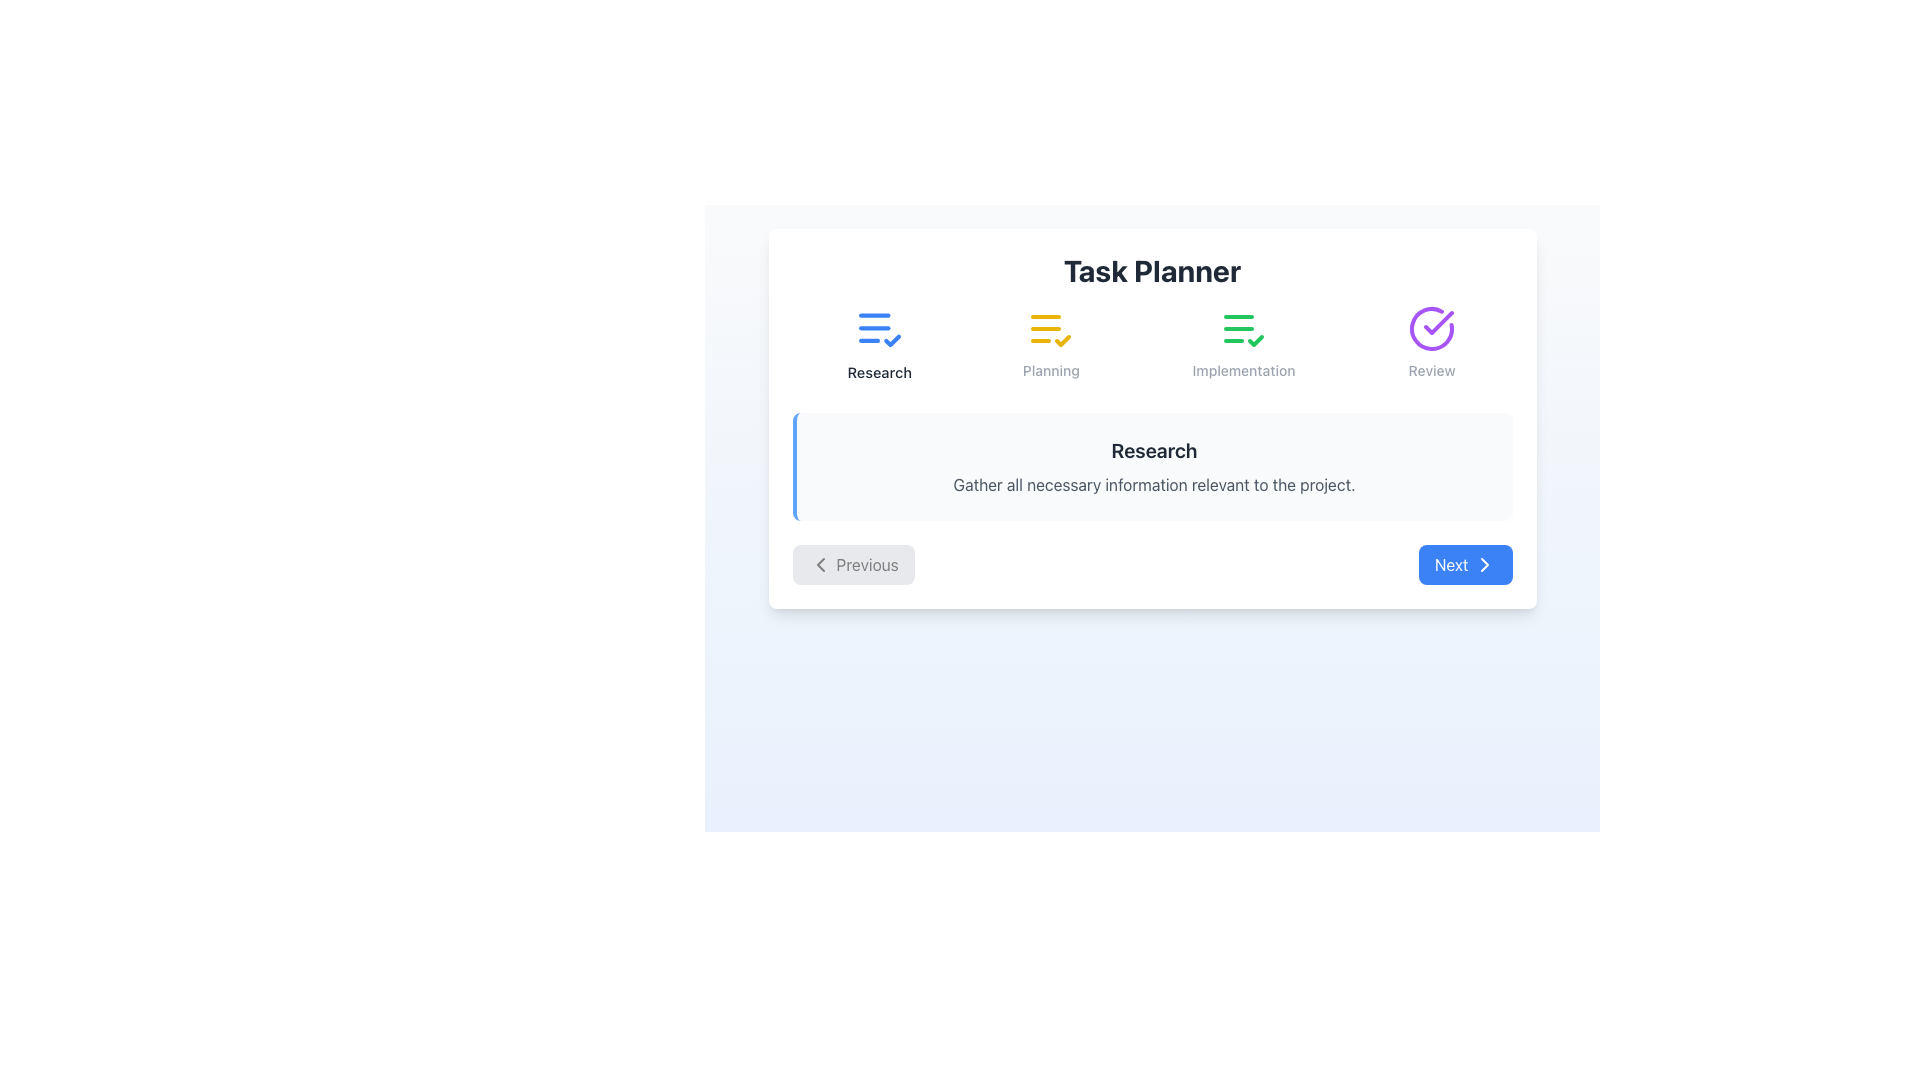  What do you see at coordinates (1431, 327) in the screenshot?
I see `the circular icon featuring a checkmark in purple stroke located in the 'Review' section of the task navigation bar` at bounding box center [1431, 327].